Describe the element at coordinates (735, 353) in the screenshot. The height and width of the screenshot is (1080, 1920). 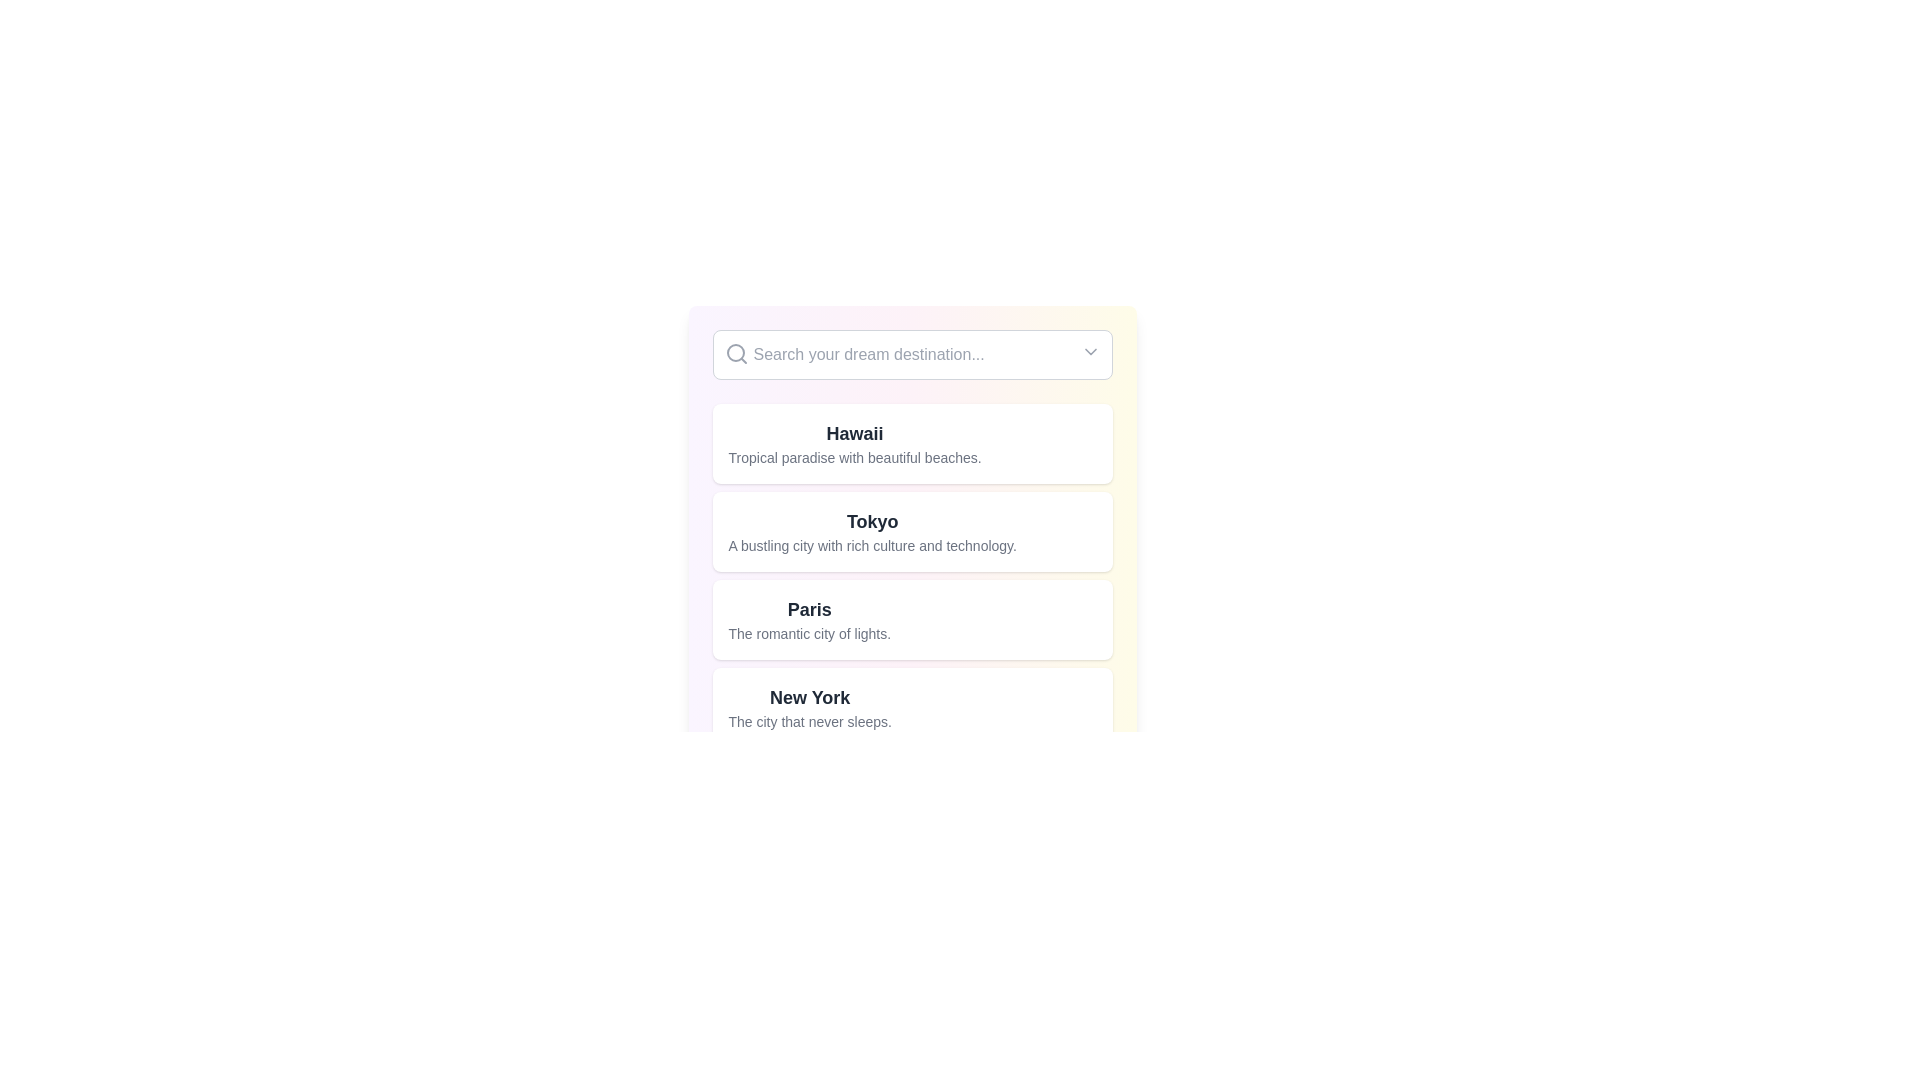
I see `the search icon, which is a grayish magnifying glass located in the left portion of the search bar, to prompt a tooltip or highlight effect` at that location.